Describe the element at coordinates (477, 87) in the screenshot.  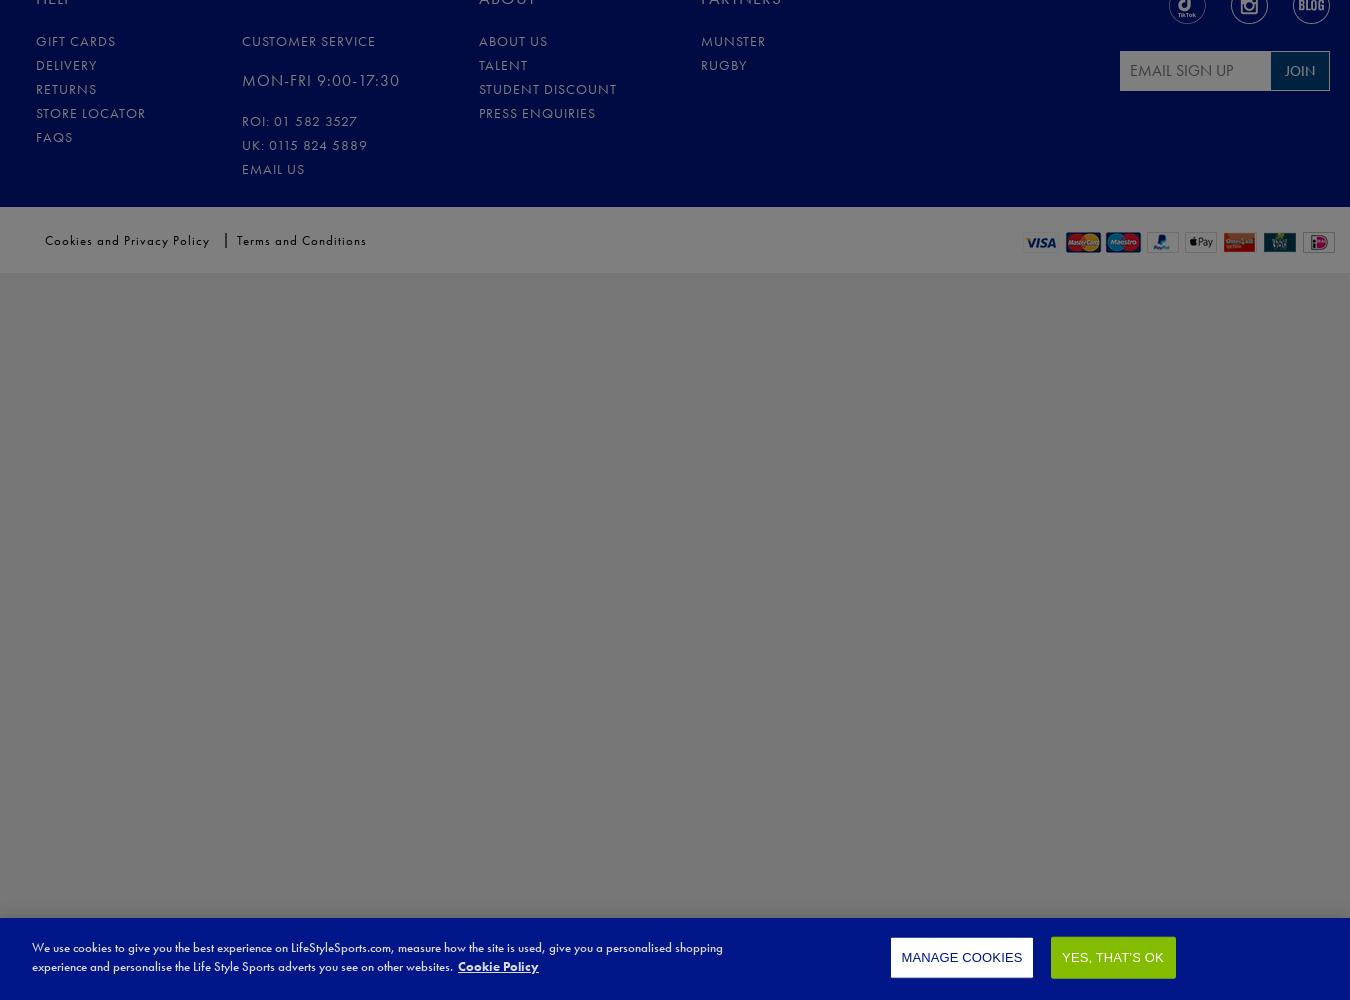
I see `'Student Discount'` at that location.